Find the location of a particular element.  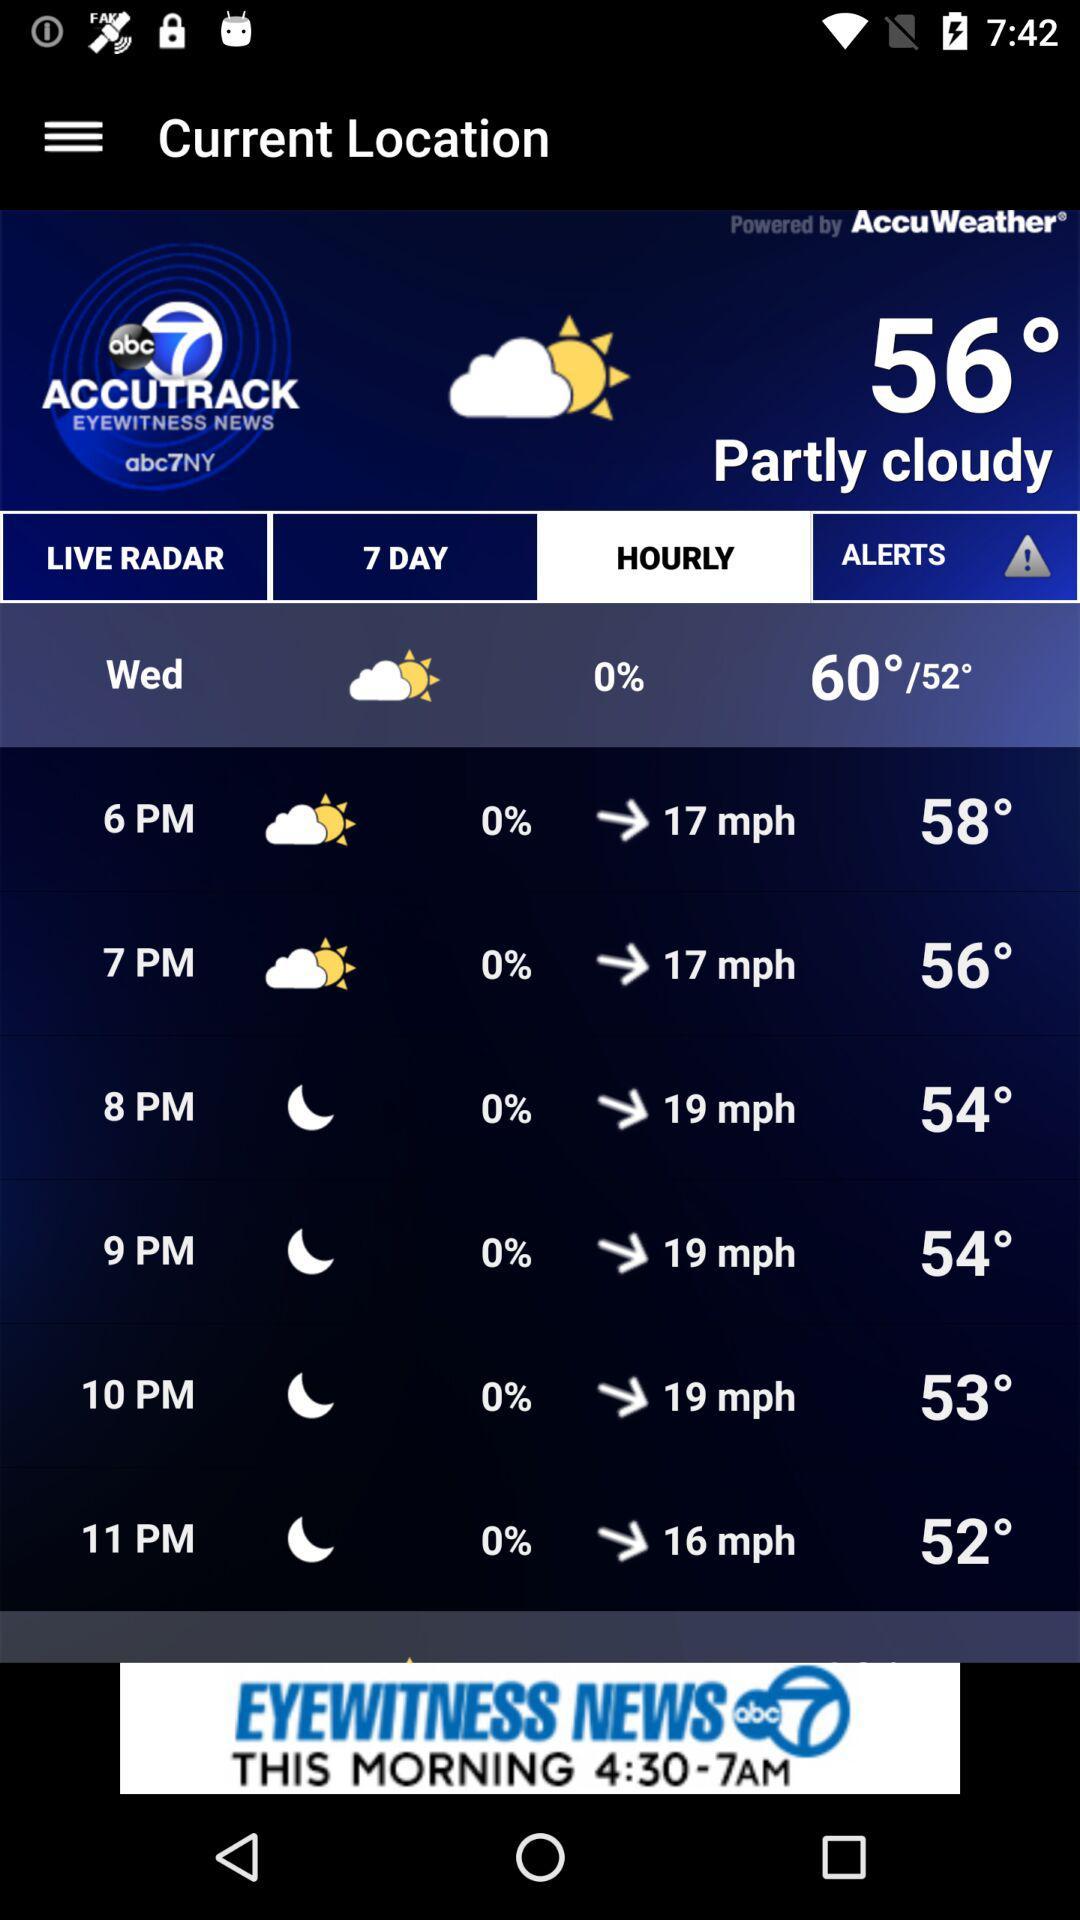

7 day which is next to live radar is located at coordinates (405, 556).